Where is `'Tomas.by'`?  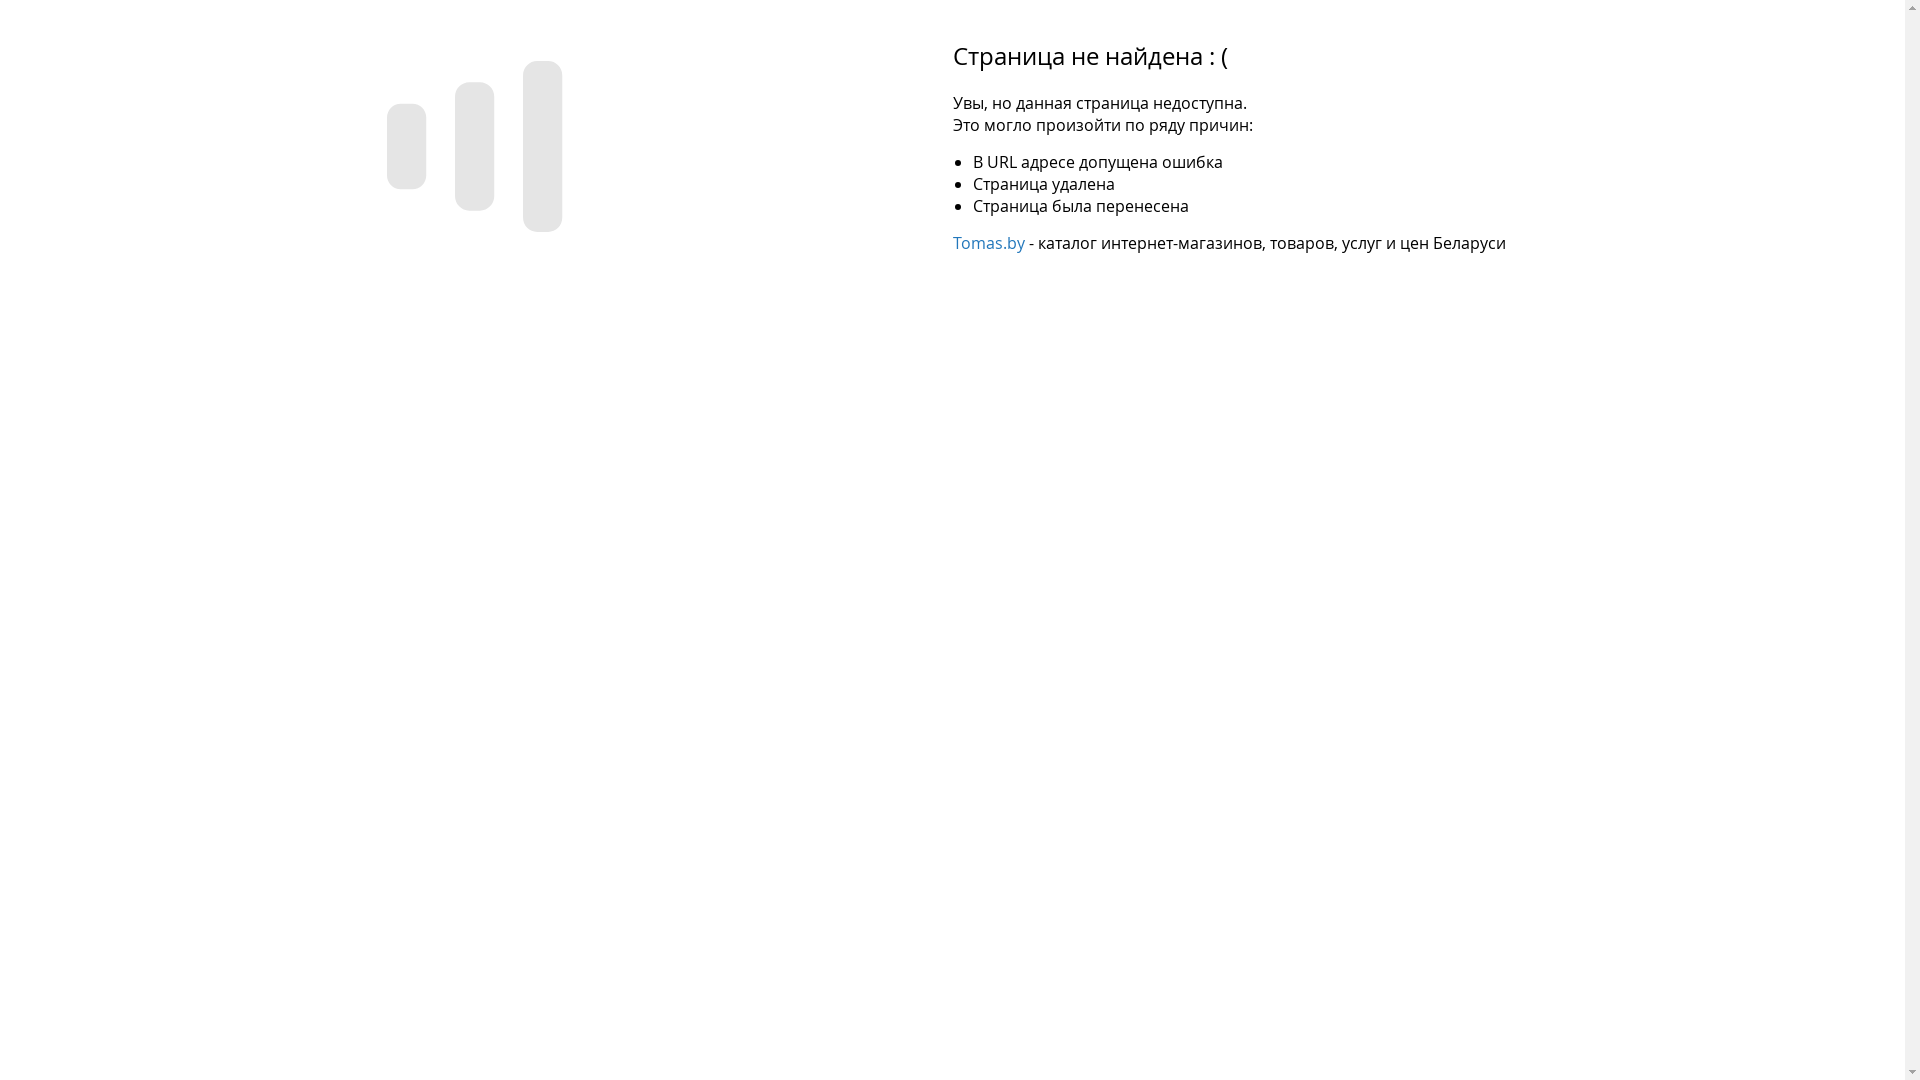 'Tomas.by' is located at coordinates (950, 242).